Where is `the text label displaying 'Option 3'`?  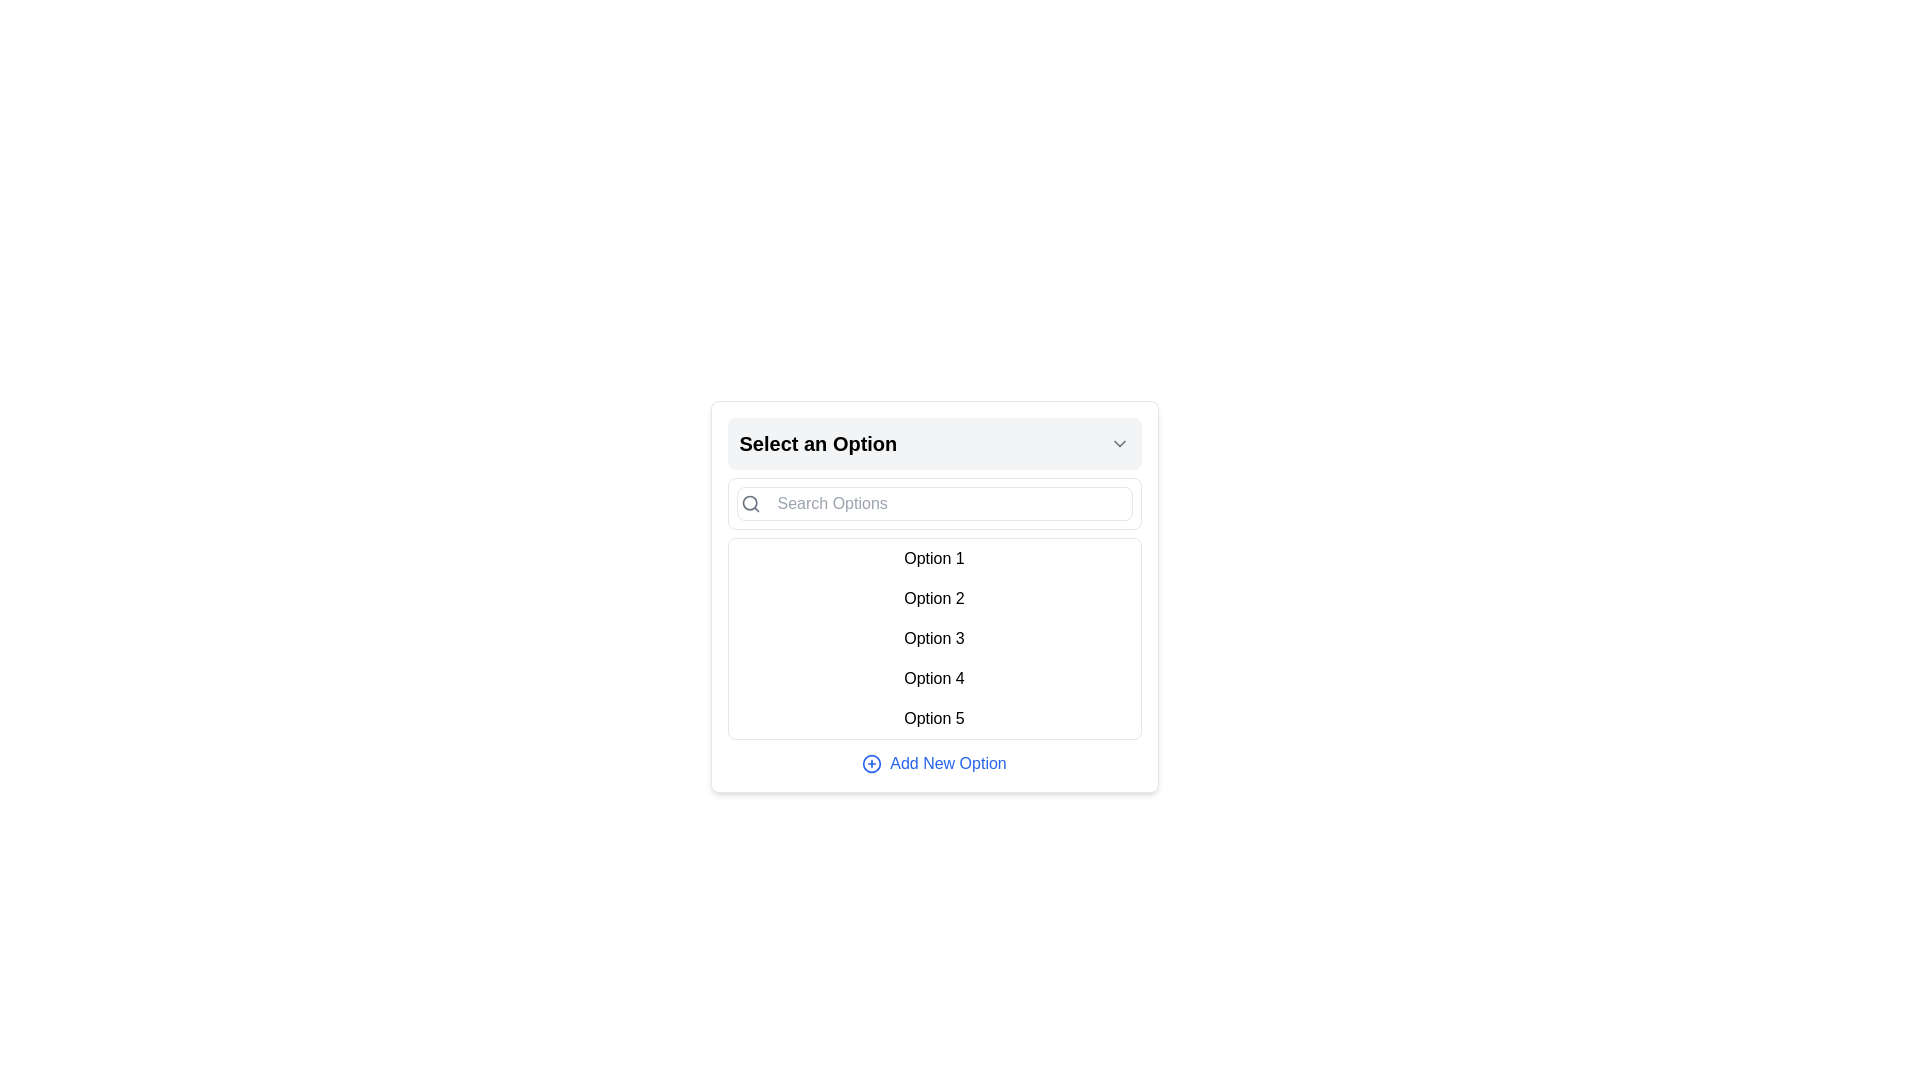 the text label displaying 'Option 3' is located at coordinates (933, 639).